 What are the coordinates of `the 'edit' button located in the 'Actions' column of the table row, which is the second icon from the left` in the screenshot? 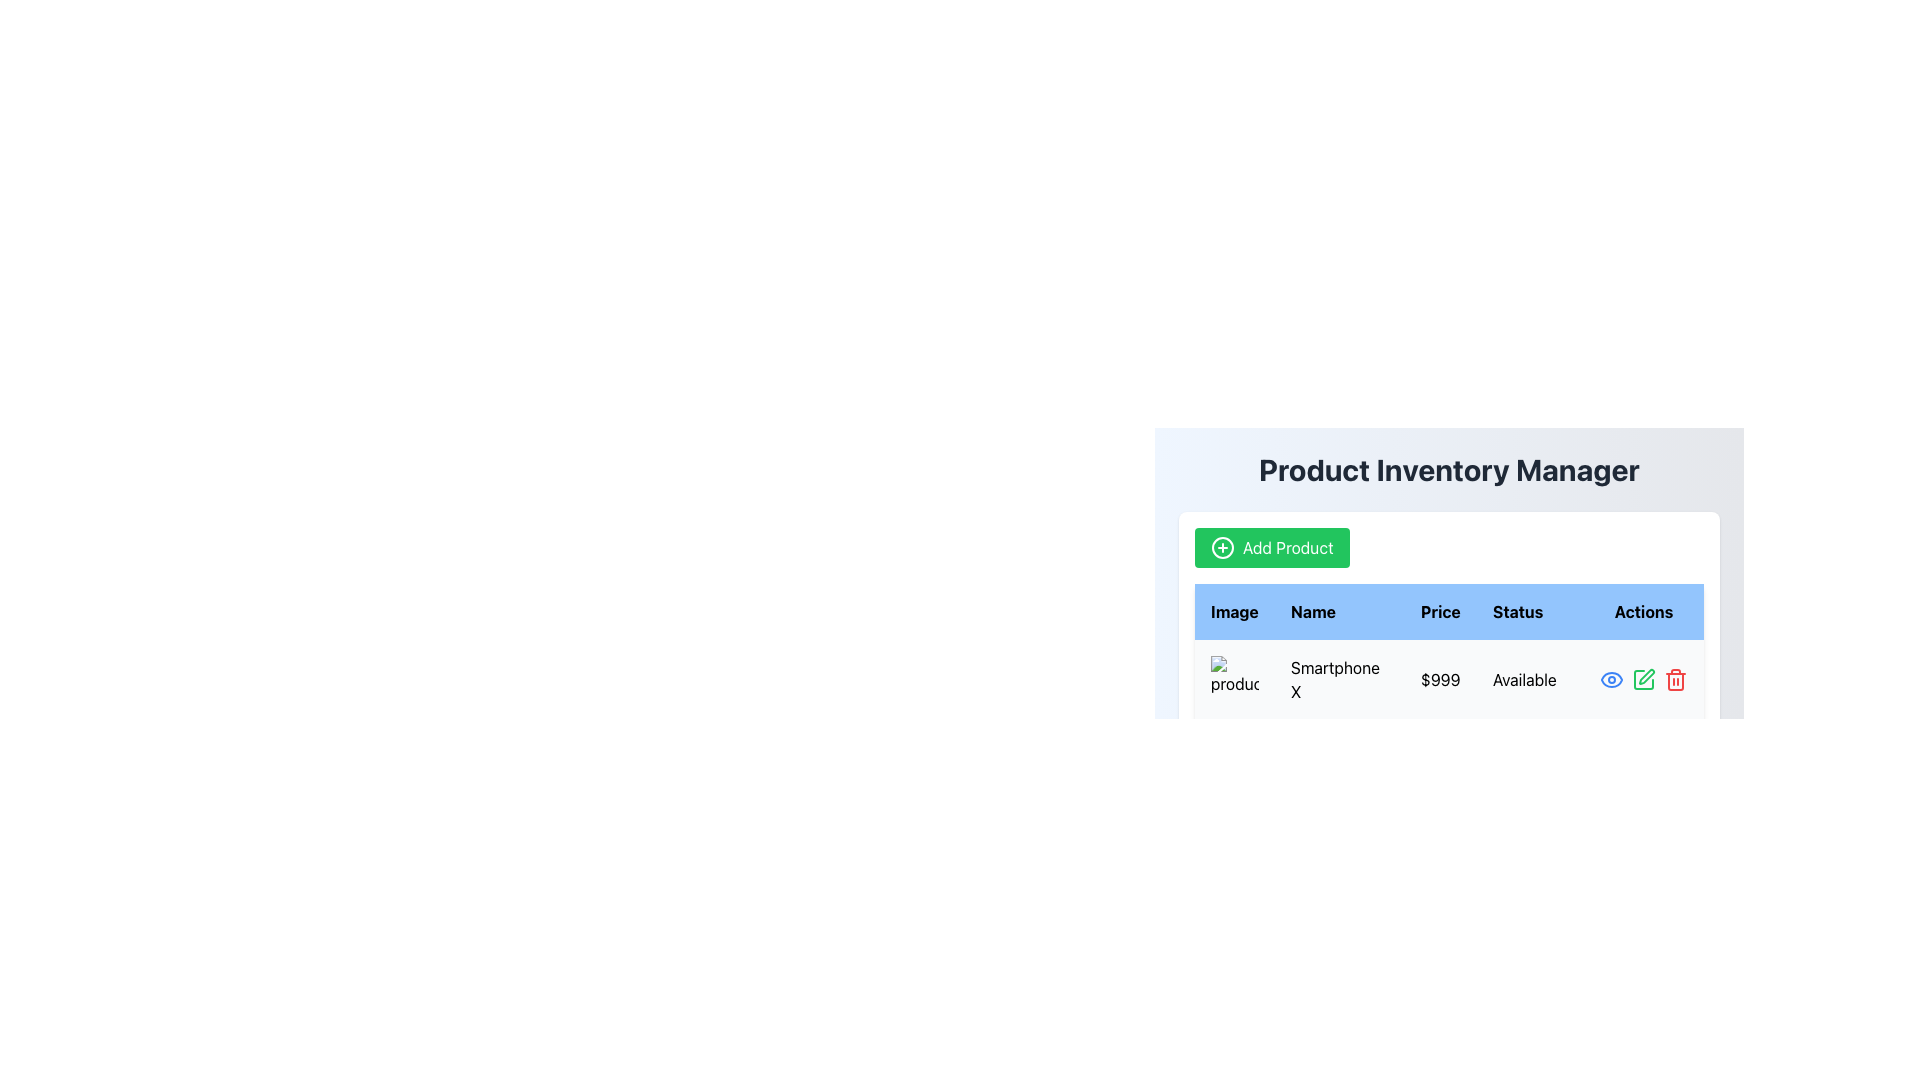 It's located at (1643, 678).